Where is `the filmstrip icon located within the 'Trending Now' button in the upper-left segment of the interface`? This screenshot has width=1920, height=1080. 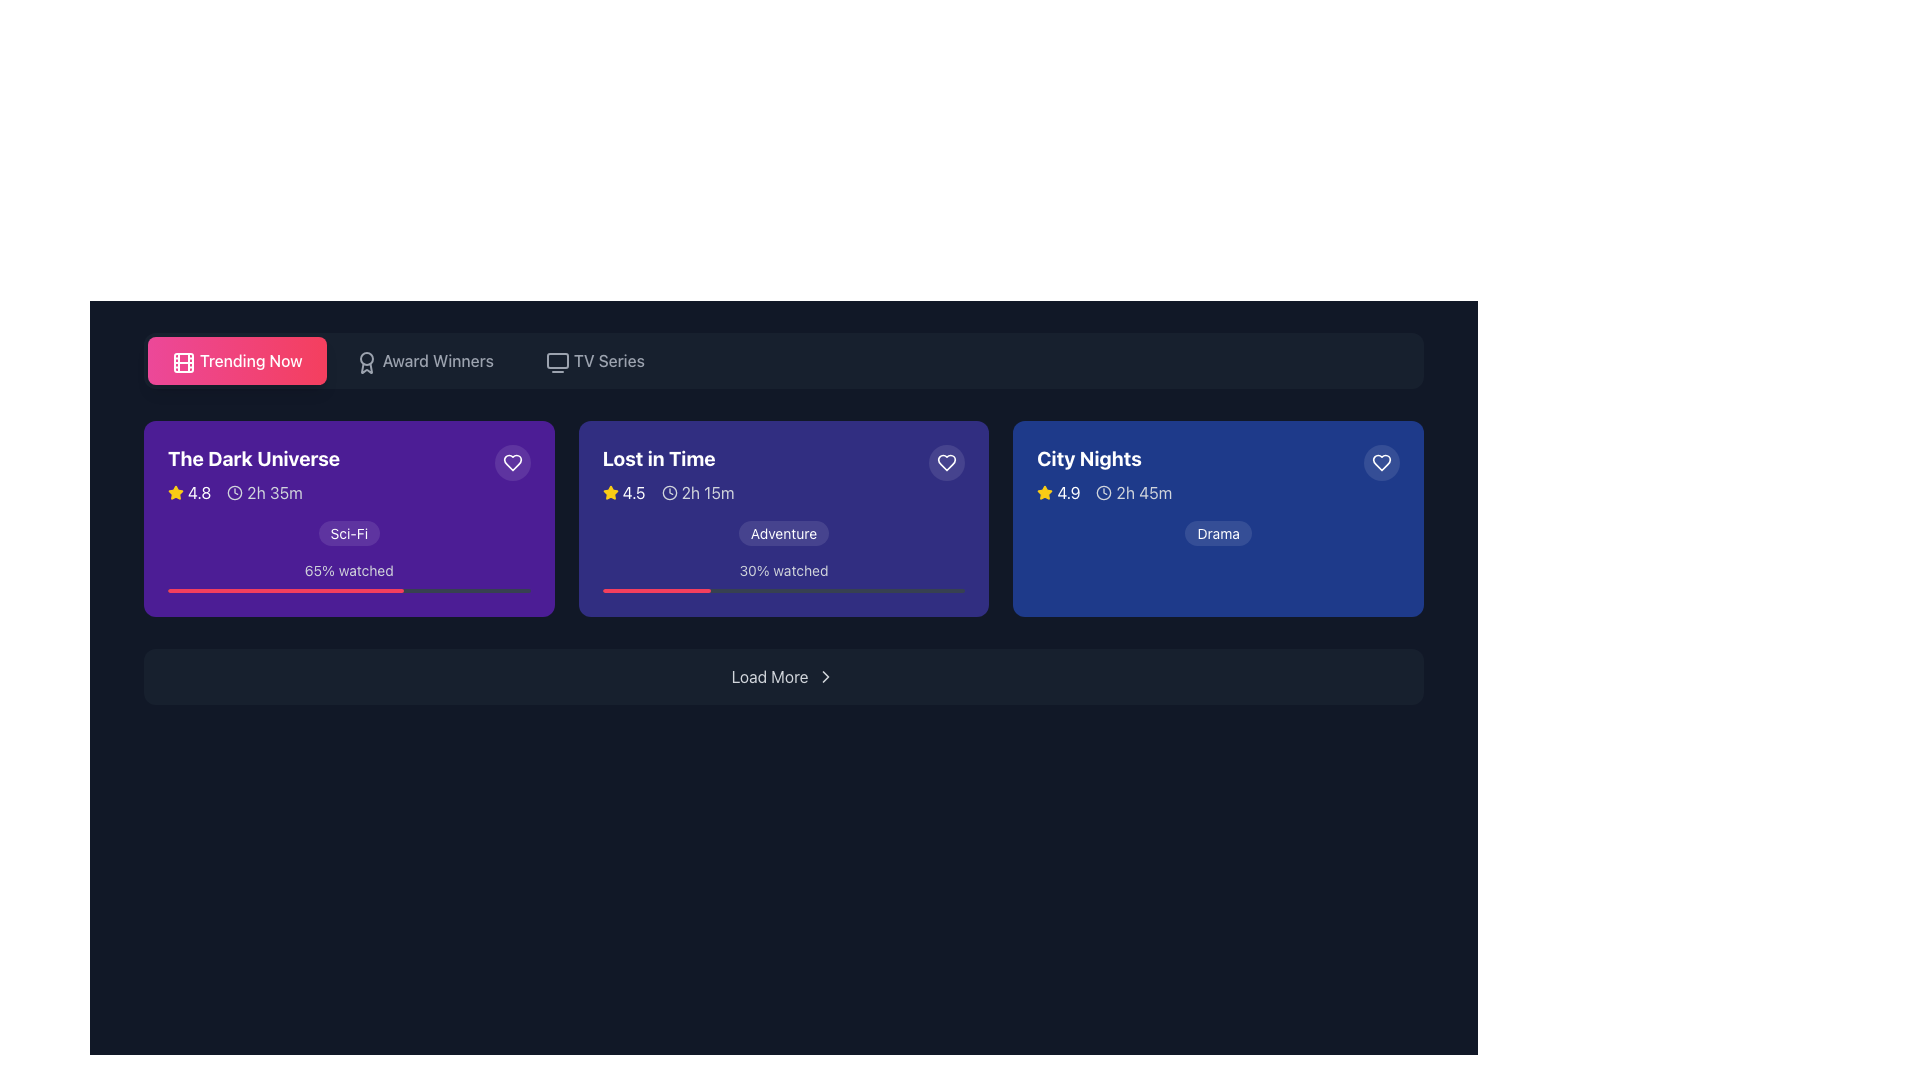
the filmstrip icon located within the 'Trending Now' button in the upper-left segment of the interface is located at coordinates (182, 361).